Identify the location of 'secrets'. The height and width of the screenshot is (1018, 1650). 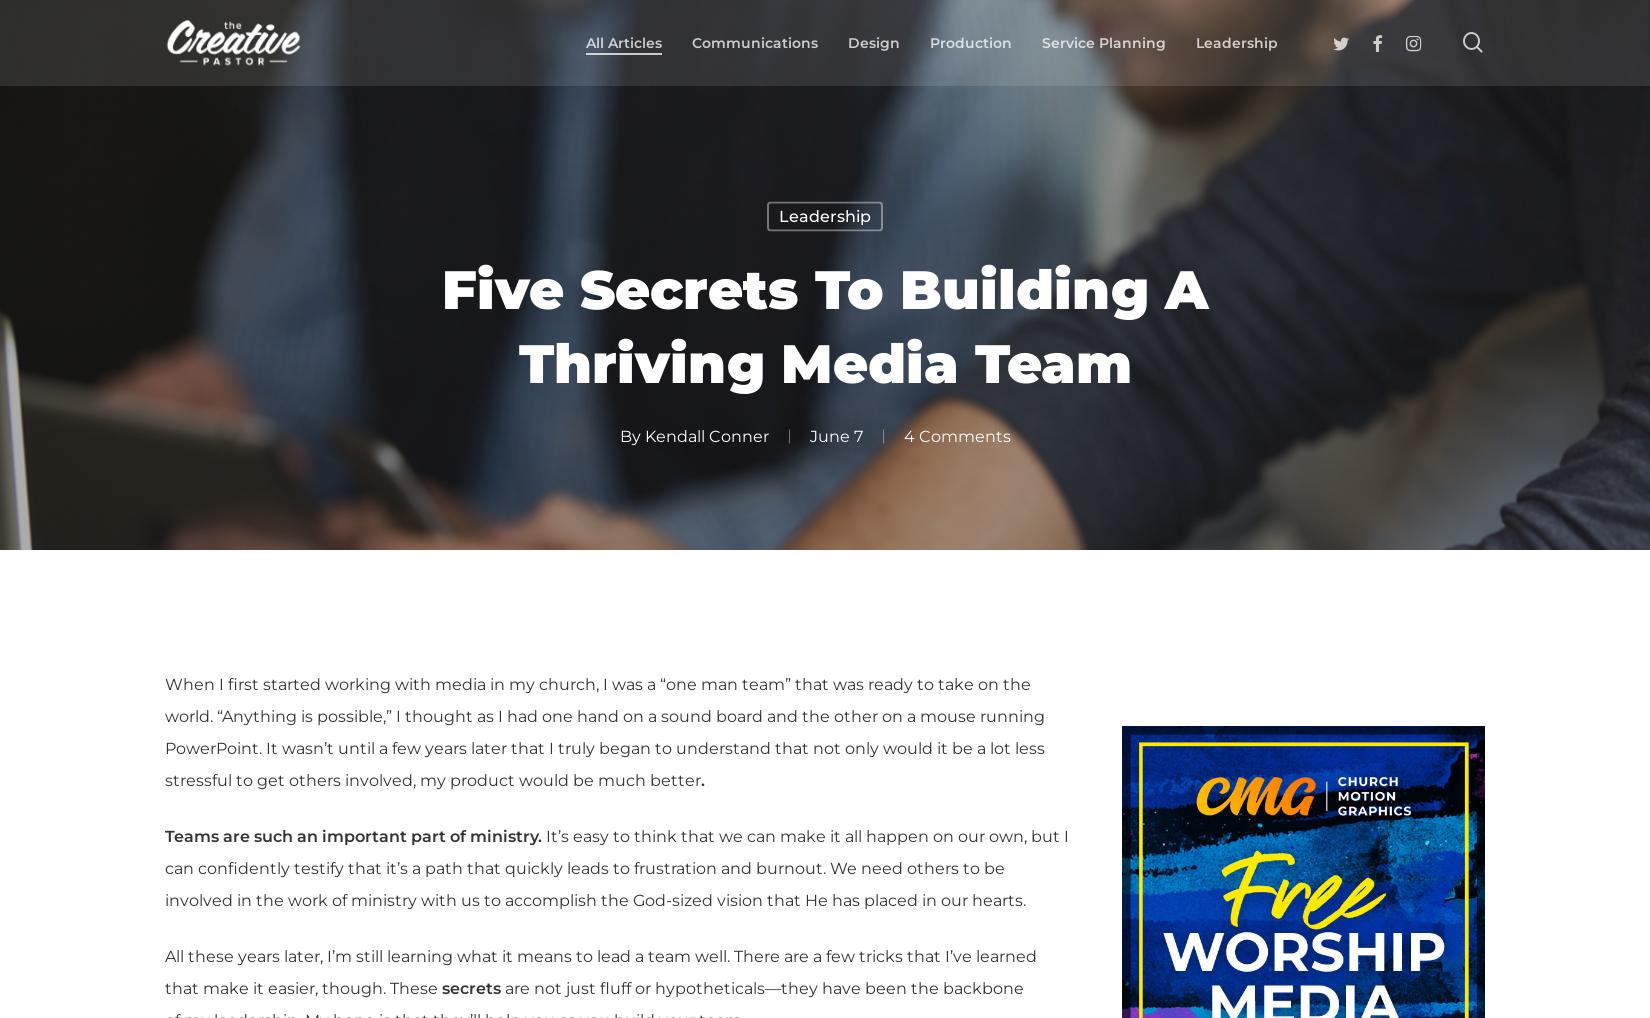
(441, 988).